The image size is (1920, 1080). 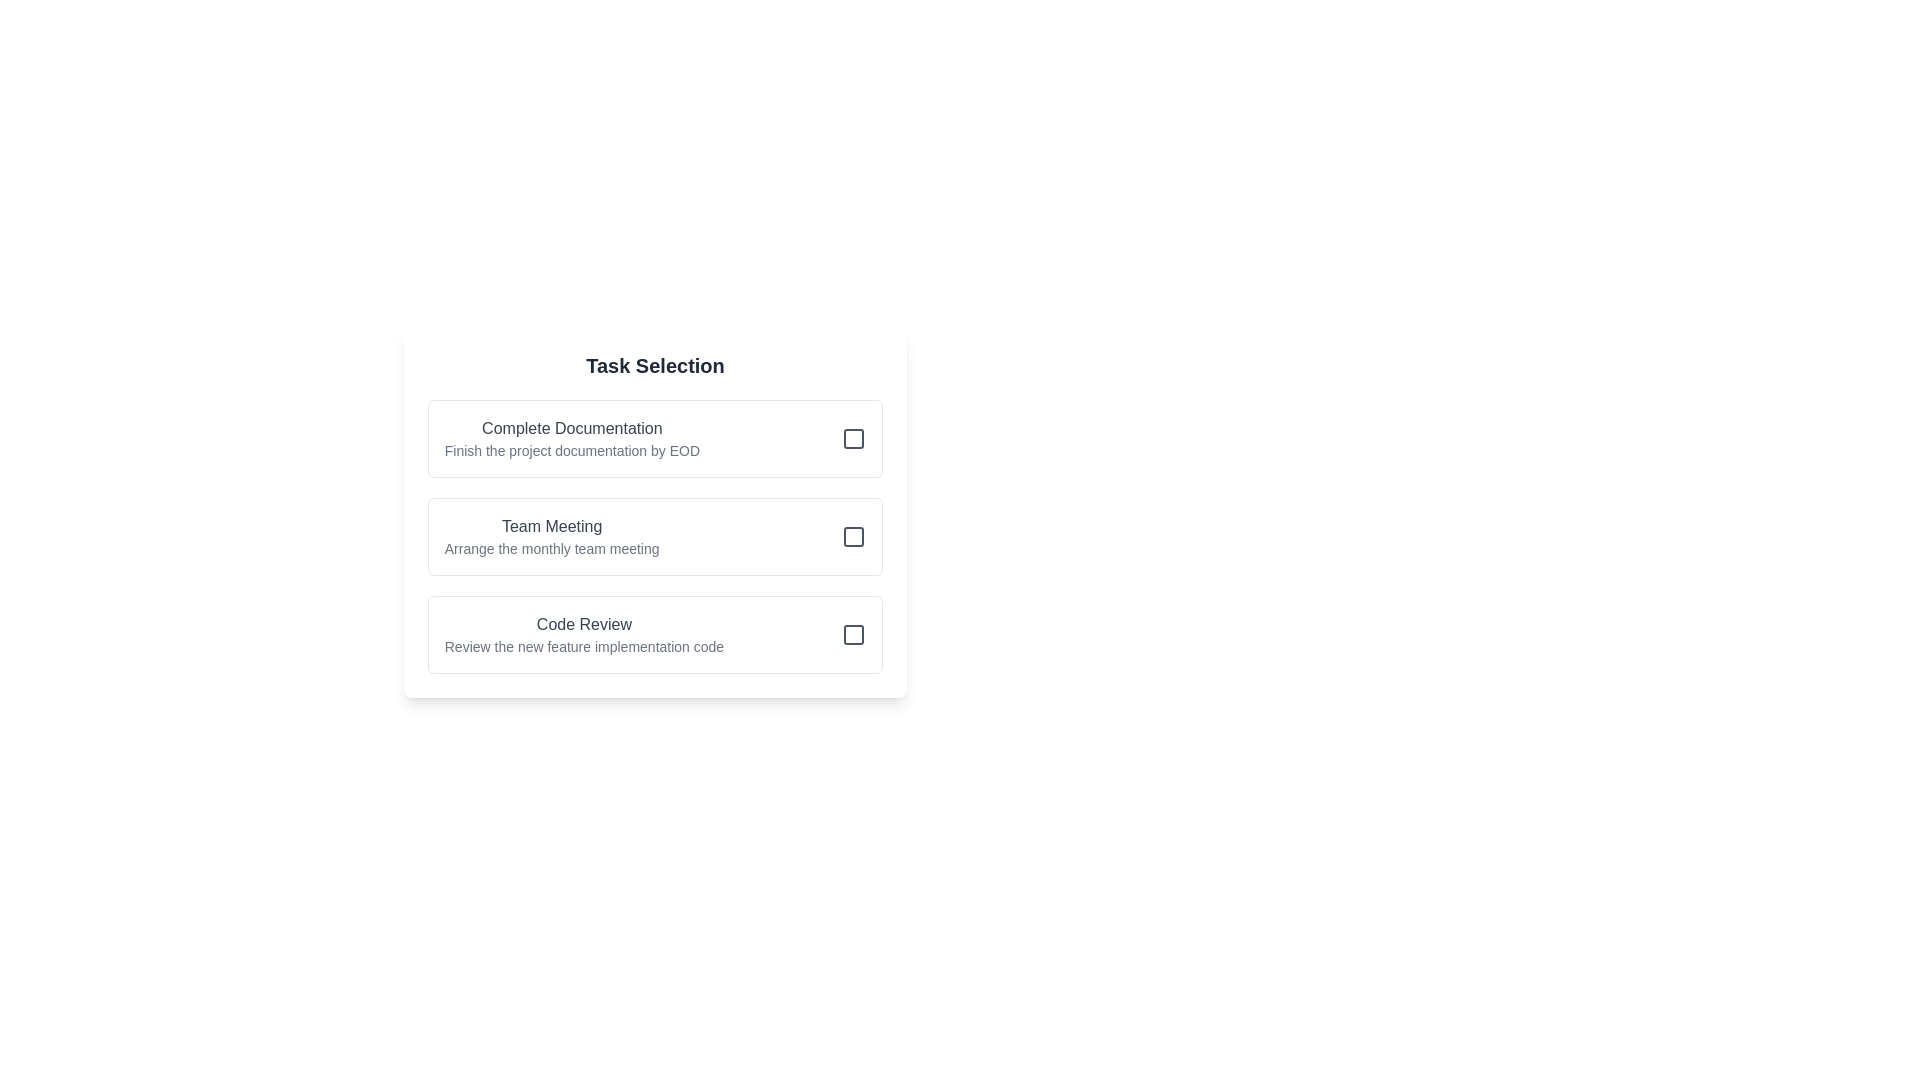 What do you see at coordinates (583, 635) in the screenshot?
I see `the 'Code Review' text label that represents a task option, located in the lower section of a vertically stacked group of task items` at bounding box center [583, 635].